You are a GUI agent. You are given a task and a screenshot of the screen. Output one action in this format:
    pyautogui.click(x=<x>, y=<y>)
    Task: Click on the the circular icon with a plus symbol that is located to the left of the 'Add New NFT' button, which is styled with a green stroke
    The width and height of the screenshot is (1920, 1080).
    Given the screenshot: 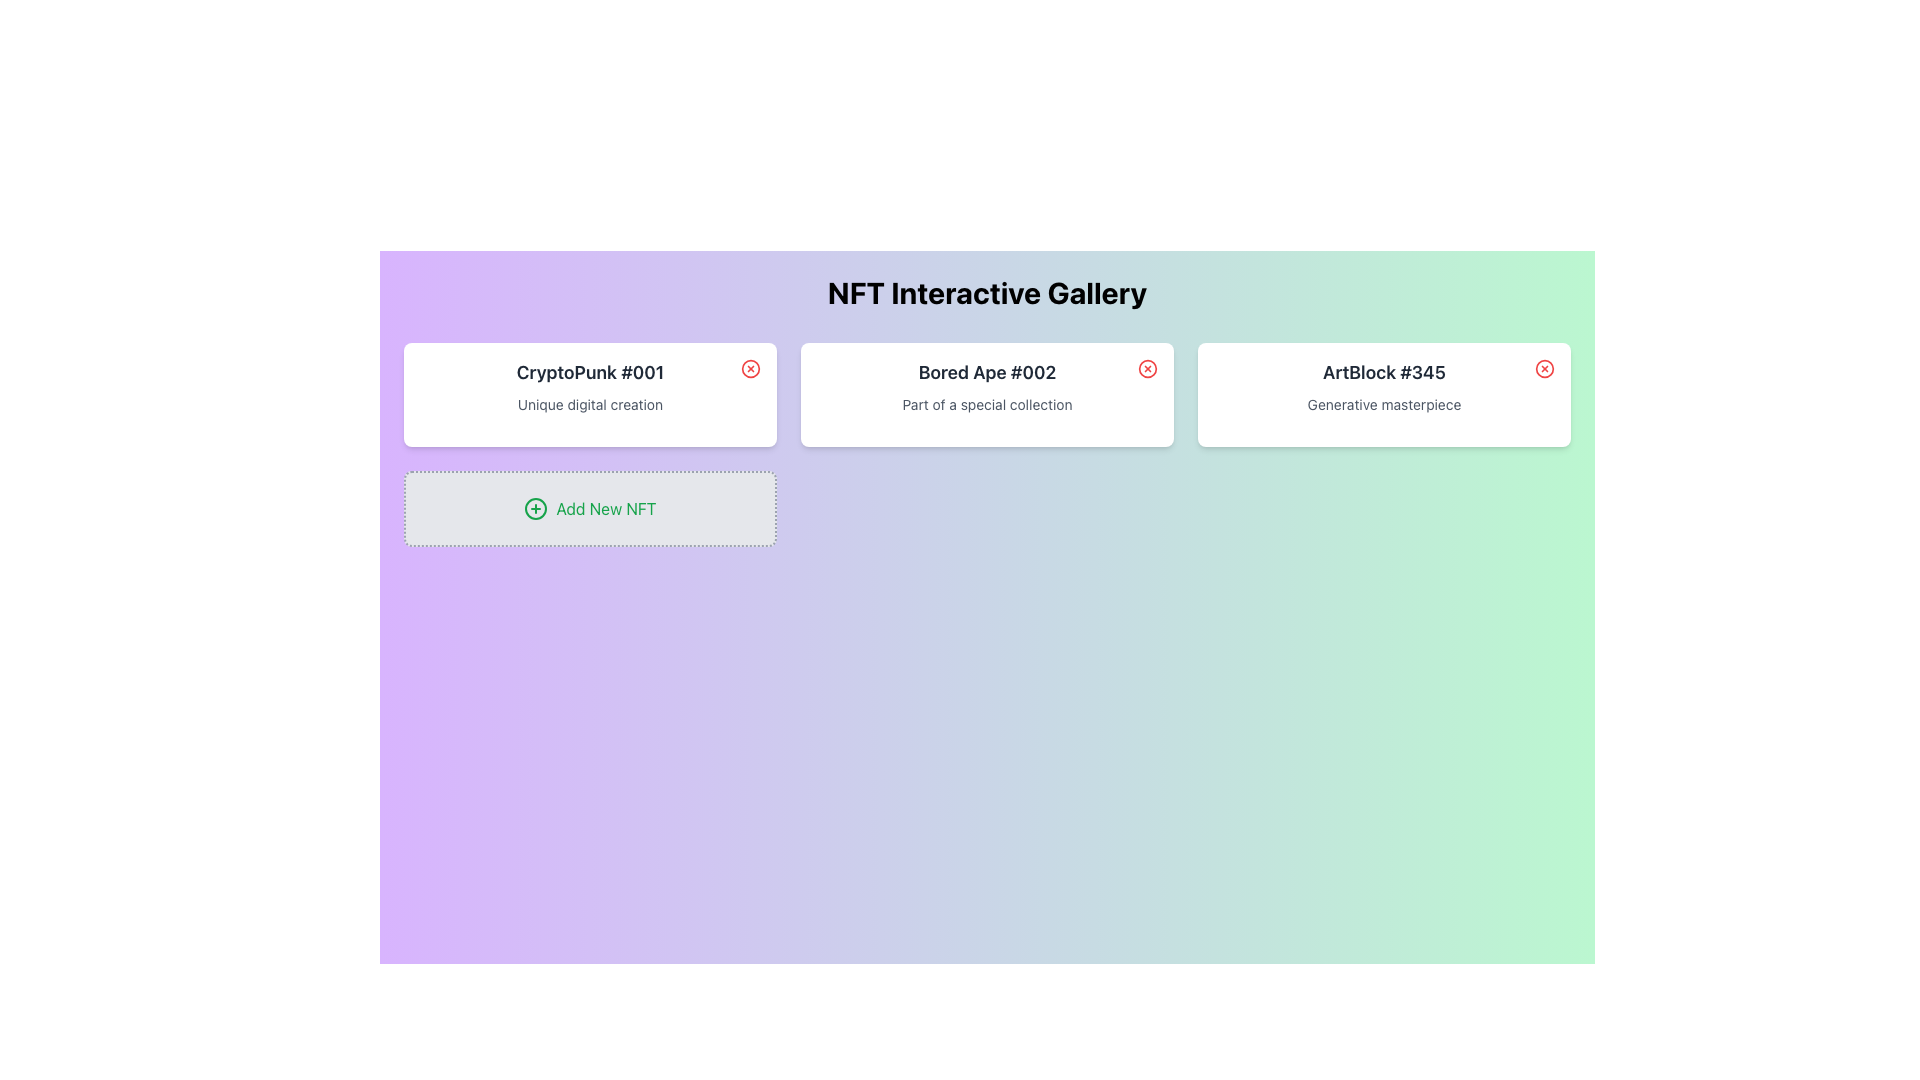 What is the action you would take?
    pyautogui.click(x=536, y=508)
    